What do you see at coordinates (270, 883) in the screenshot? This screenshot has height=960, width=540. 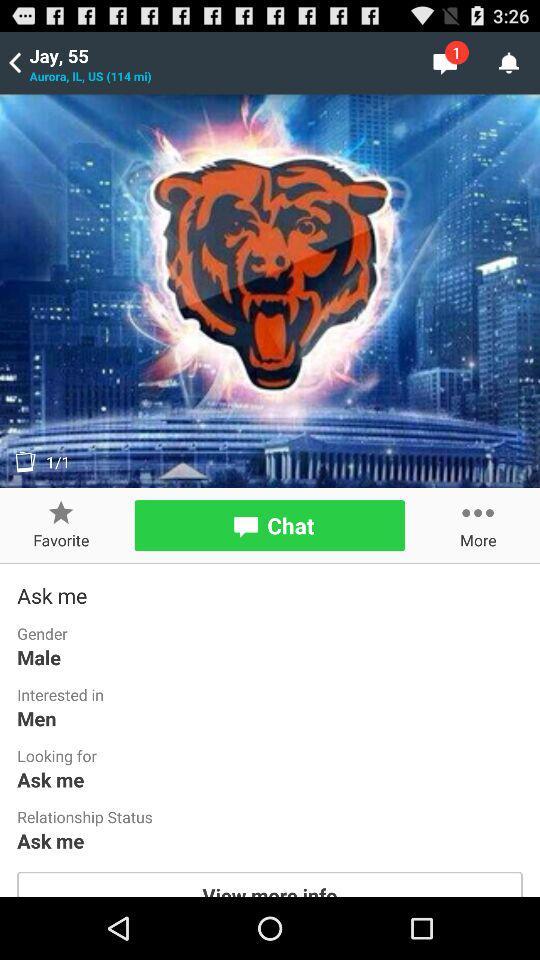 I see `the view more info button` at bounding box center [270, 883].